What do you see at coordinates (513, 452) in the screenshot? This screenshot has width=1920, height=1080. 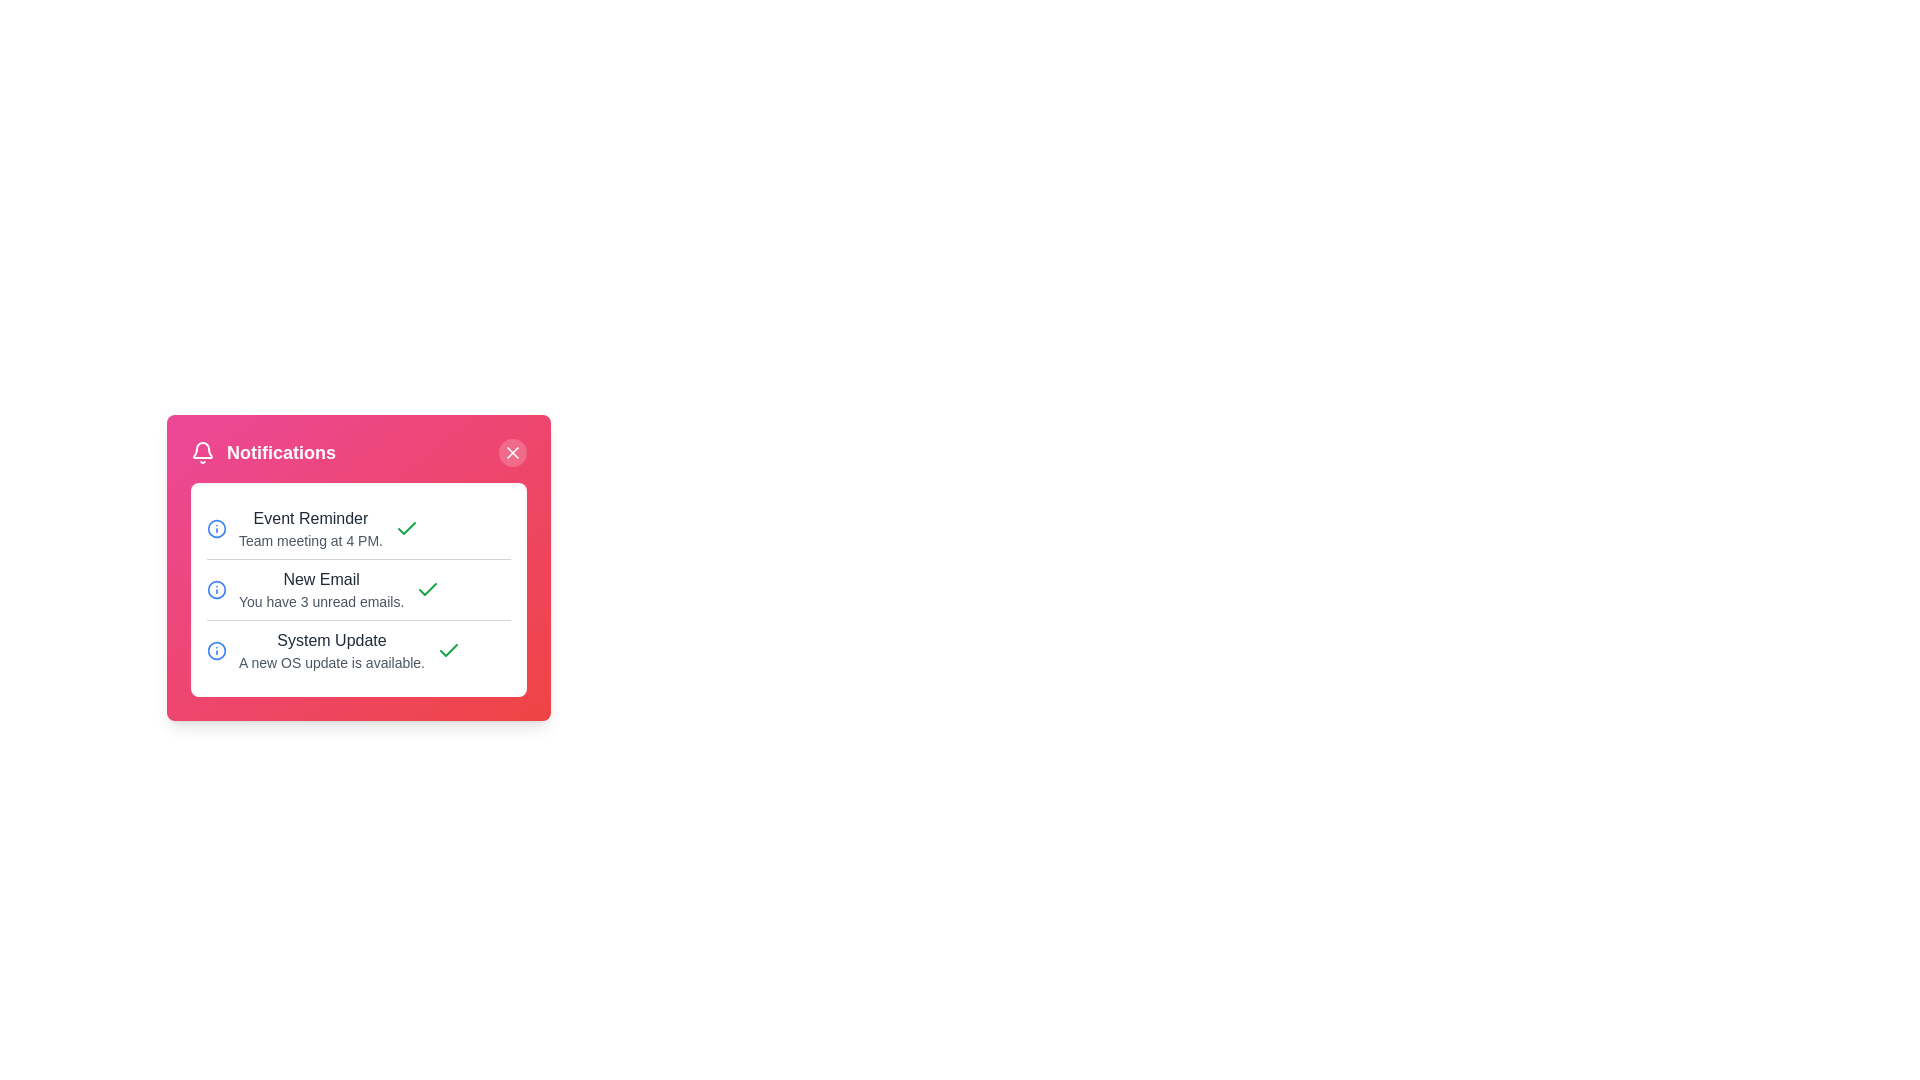 I see `the close button icon shaped like an 'X' within the red circular background located in the top-right corner of the Notifications panel to trigger the hover effect` at bounding box center [513, 452].